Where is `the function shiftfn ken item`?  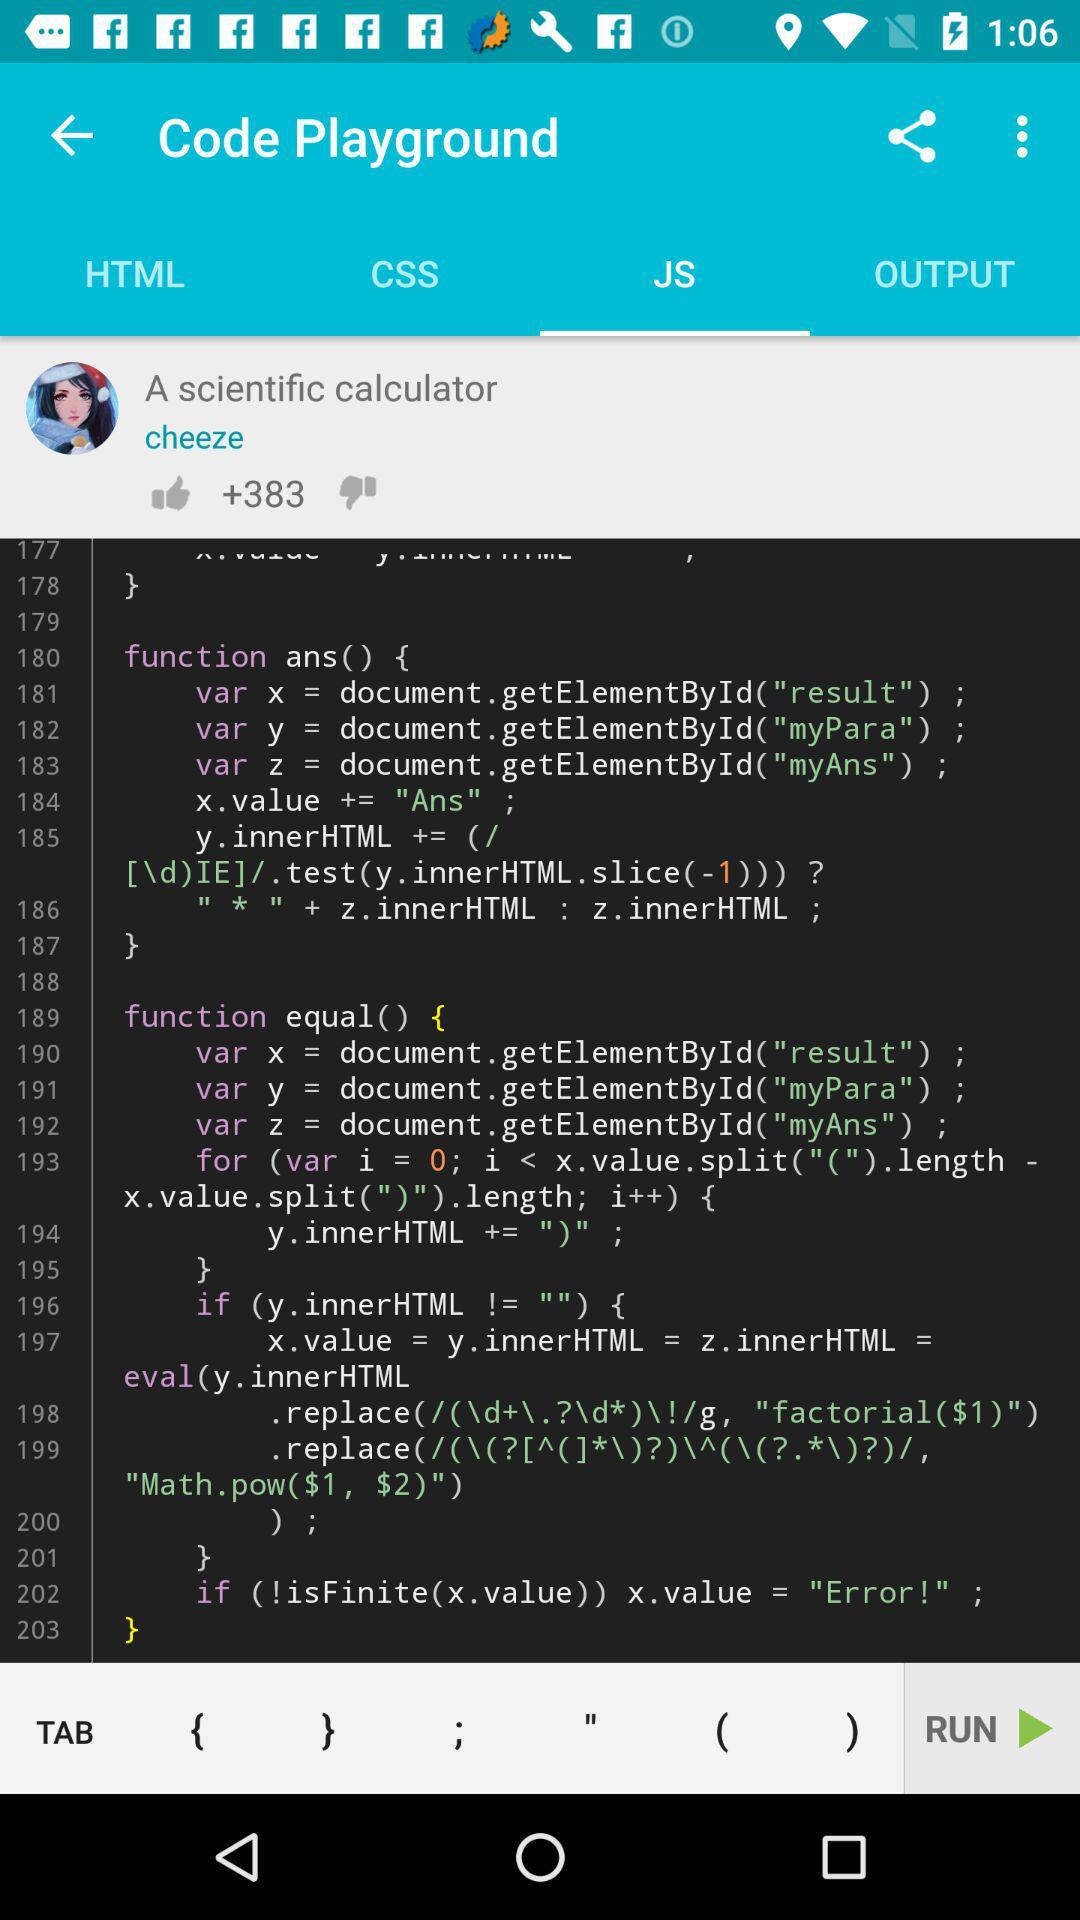
the function shiftfn ken item is located at coordinates (540, 1099).